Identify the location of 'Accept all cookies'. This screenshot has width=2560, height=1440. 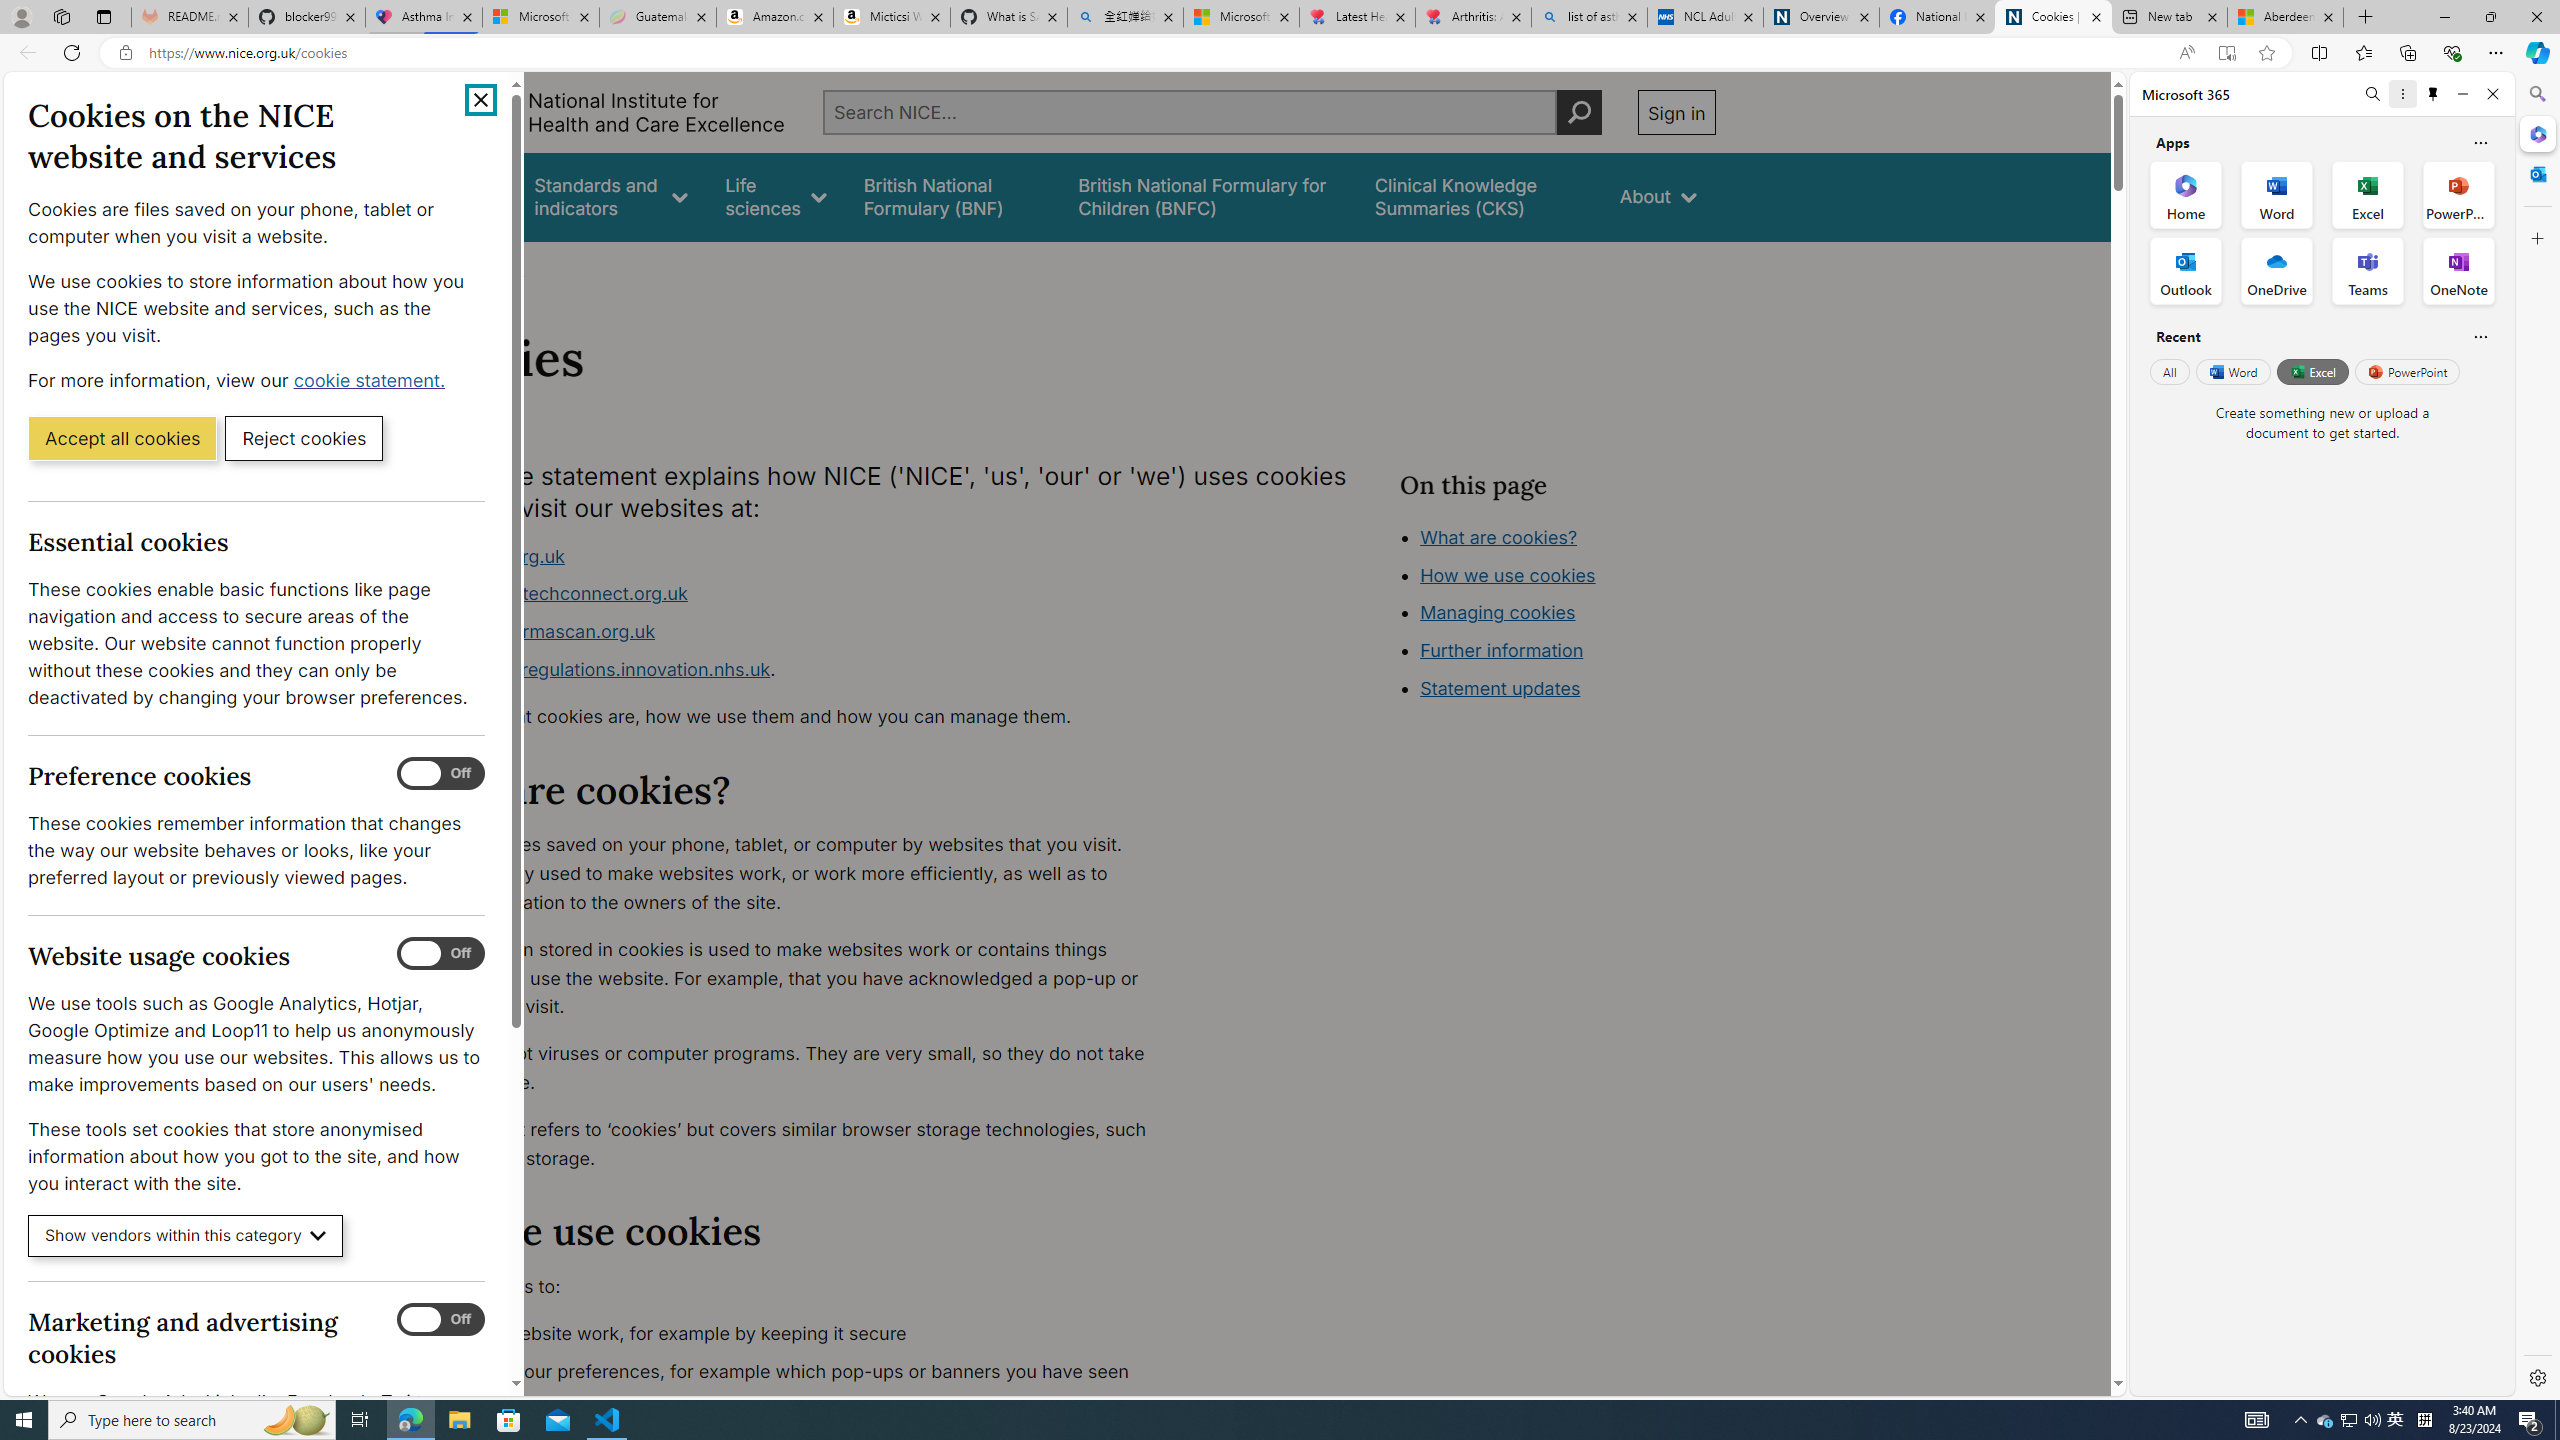
(122, 436).